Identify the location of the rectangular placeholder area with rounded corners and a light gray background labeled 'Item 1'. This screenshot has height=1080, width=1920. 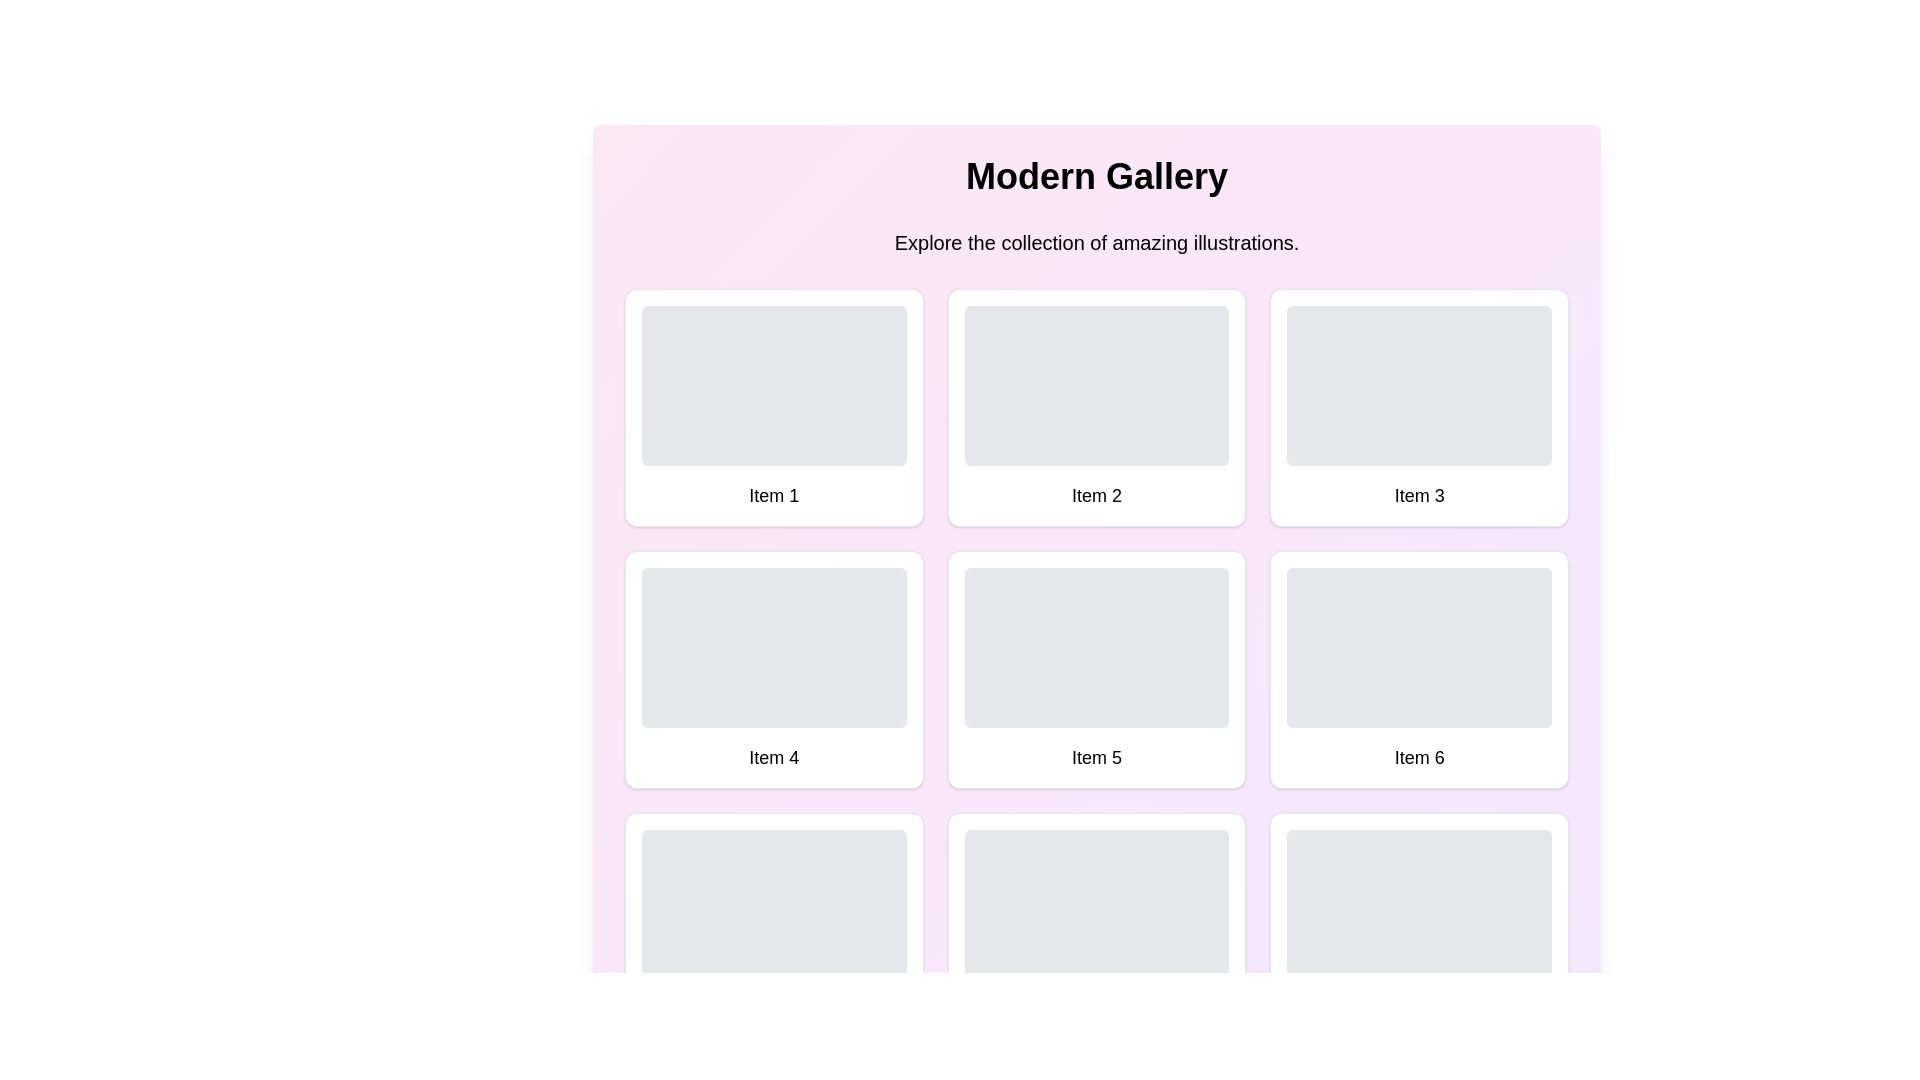
(773, 385).